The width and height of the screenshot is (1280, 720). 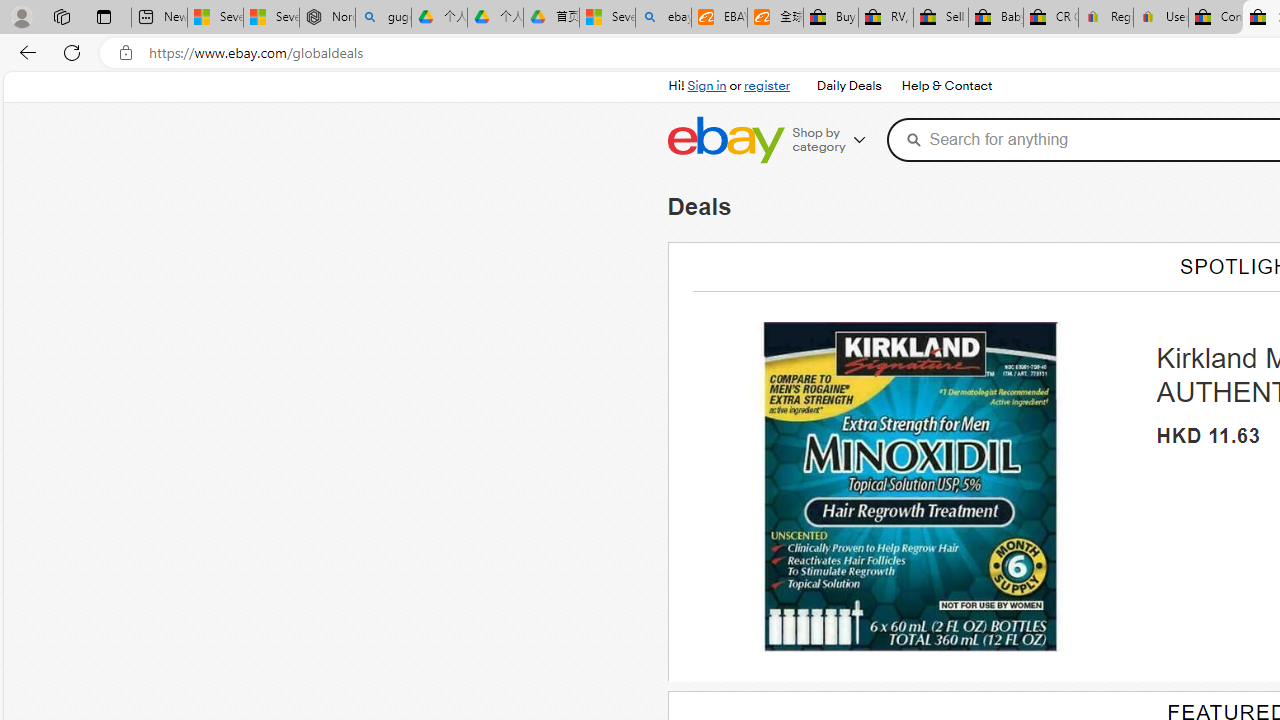 What do you see at coordinates (1215, 17) in the screenshot?
I see `'Consumer Health Data Privacy Policy - eBay Inc.'` at bounding box center [1215, 17].